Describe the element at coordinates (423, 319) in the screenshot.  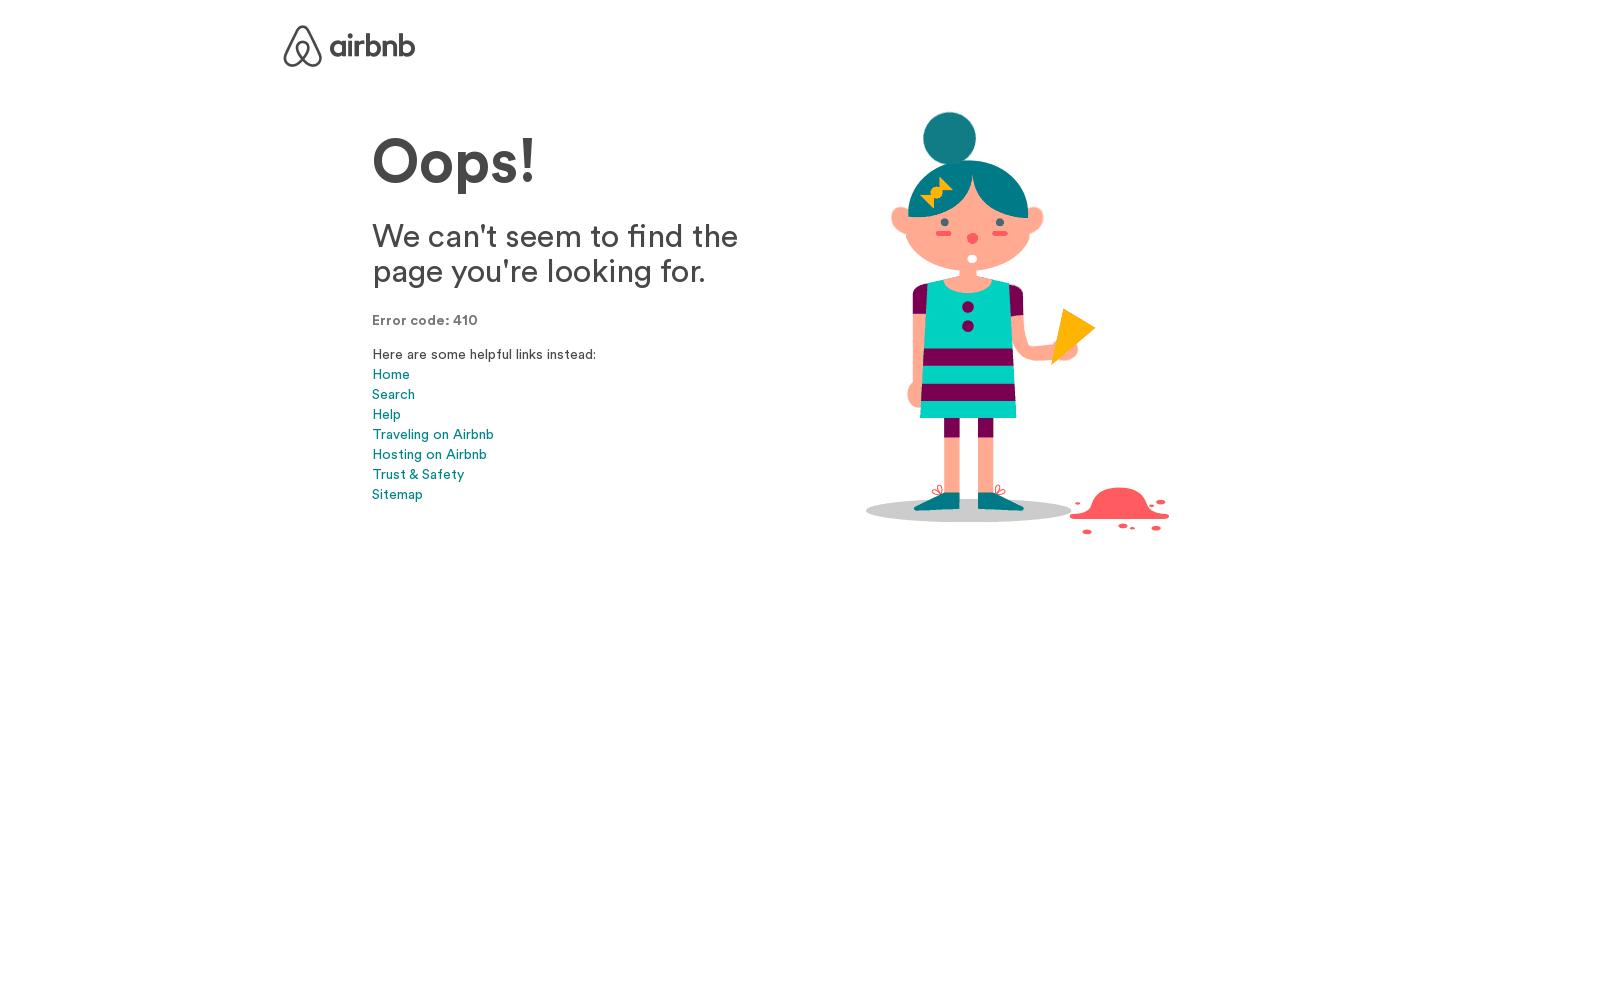
I see `'Error code: 410'` at that location.